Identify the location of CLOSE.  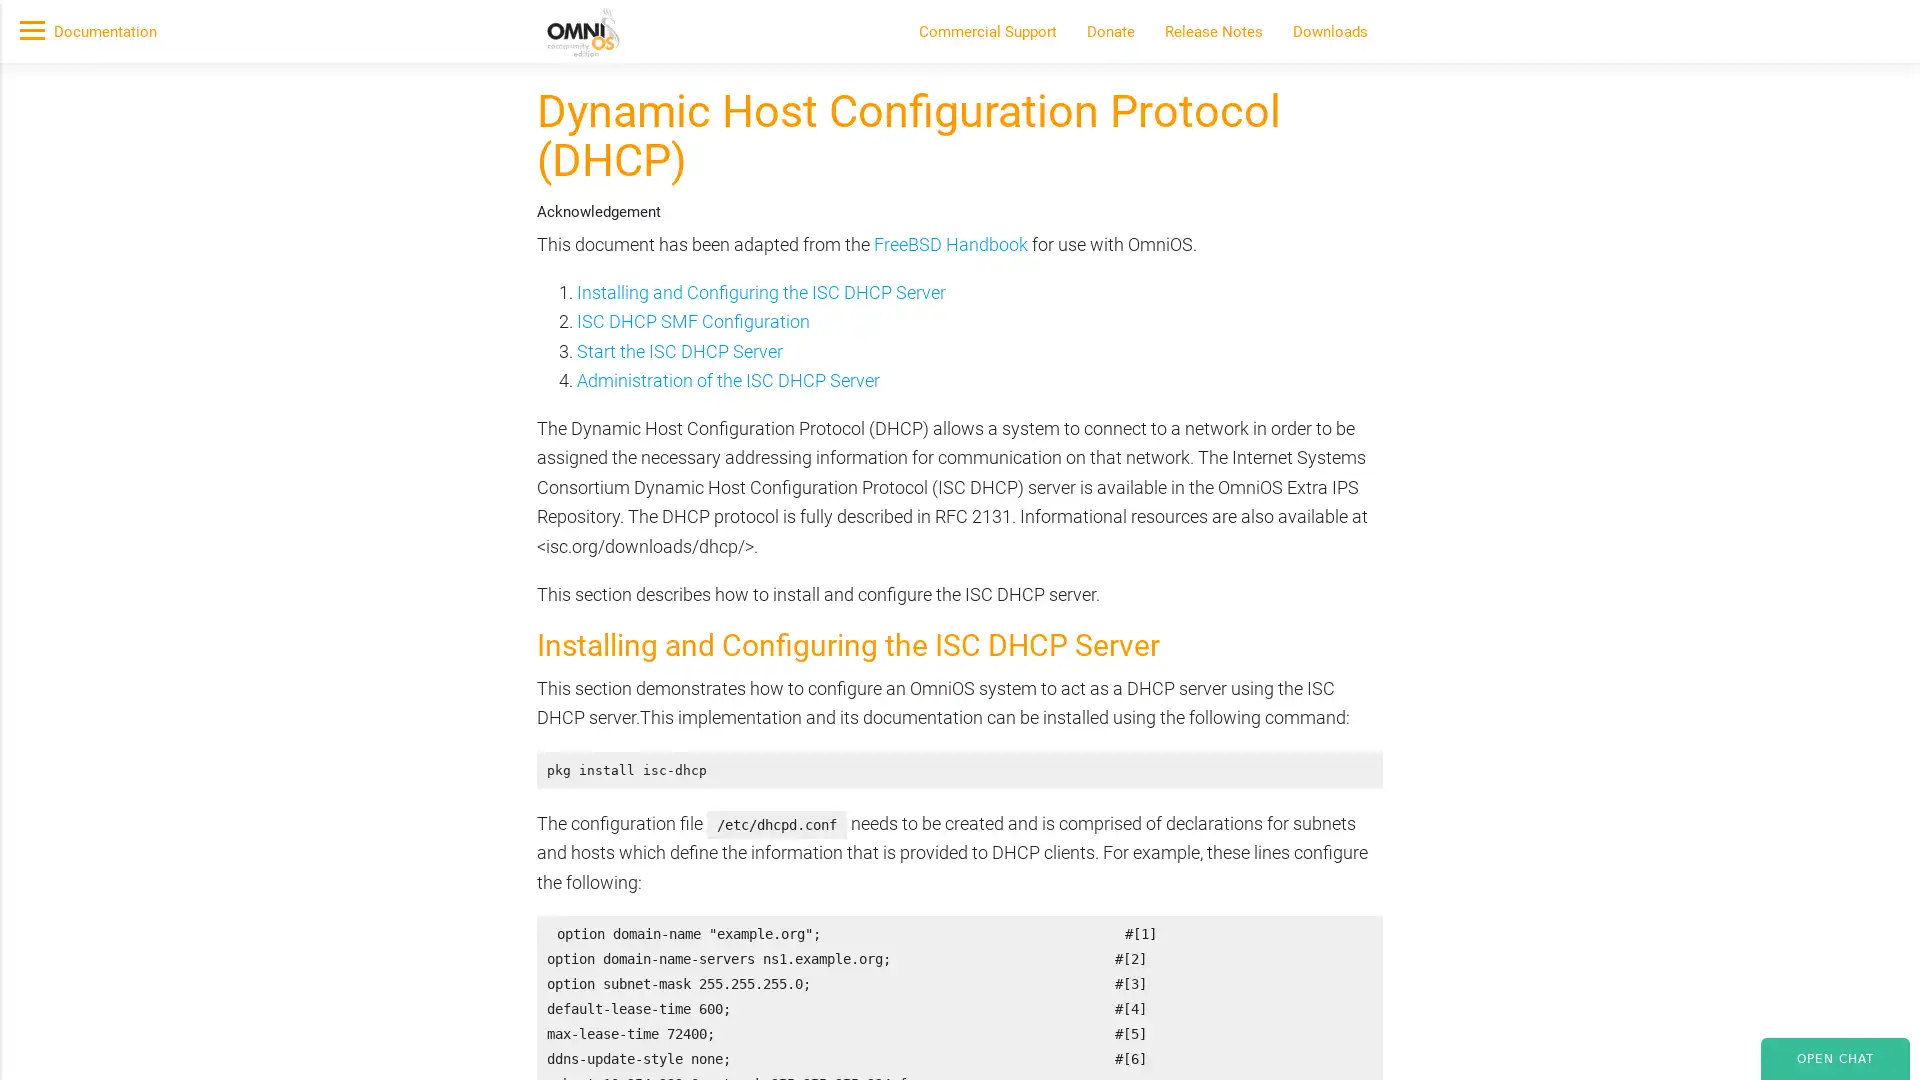
(1428, 297).